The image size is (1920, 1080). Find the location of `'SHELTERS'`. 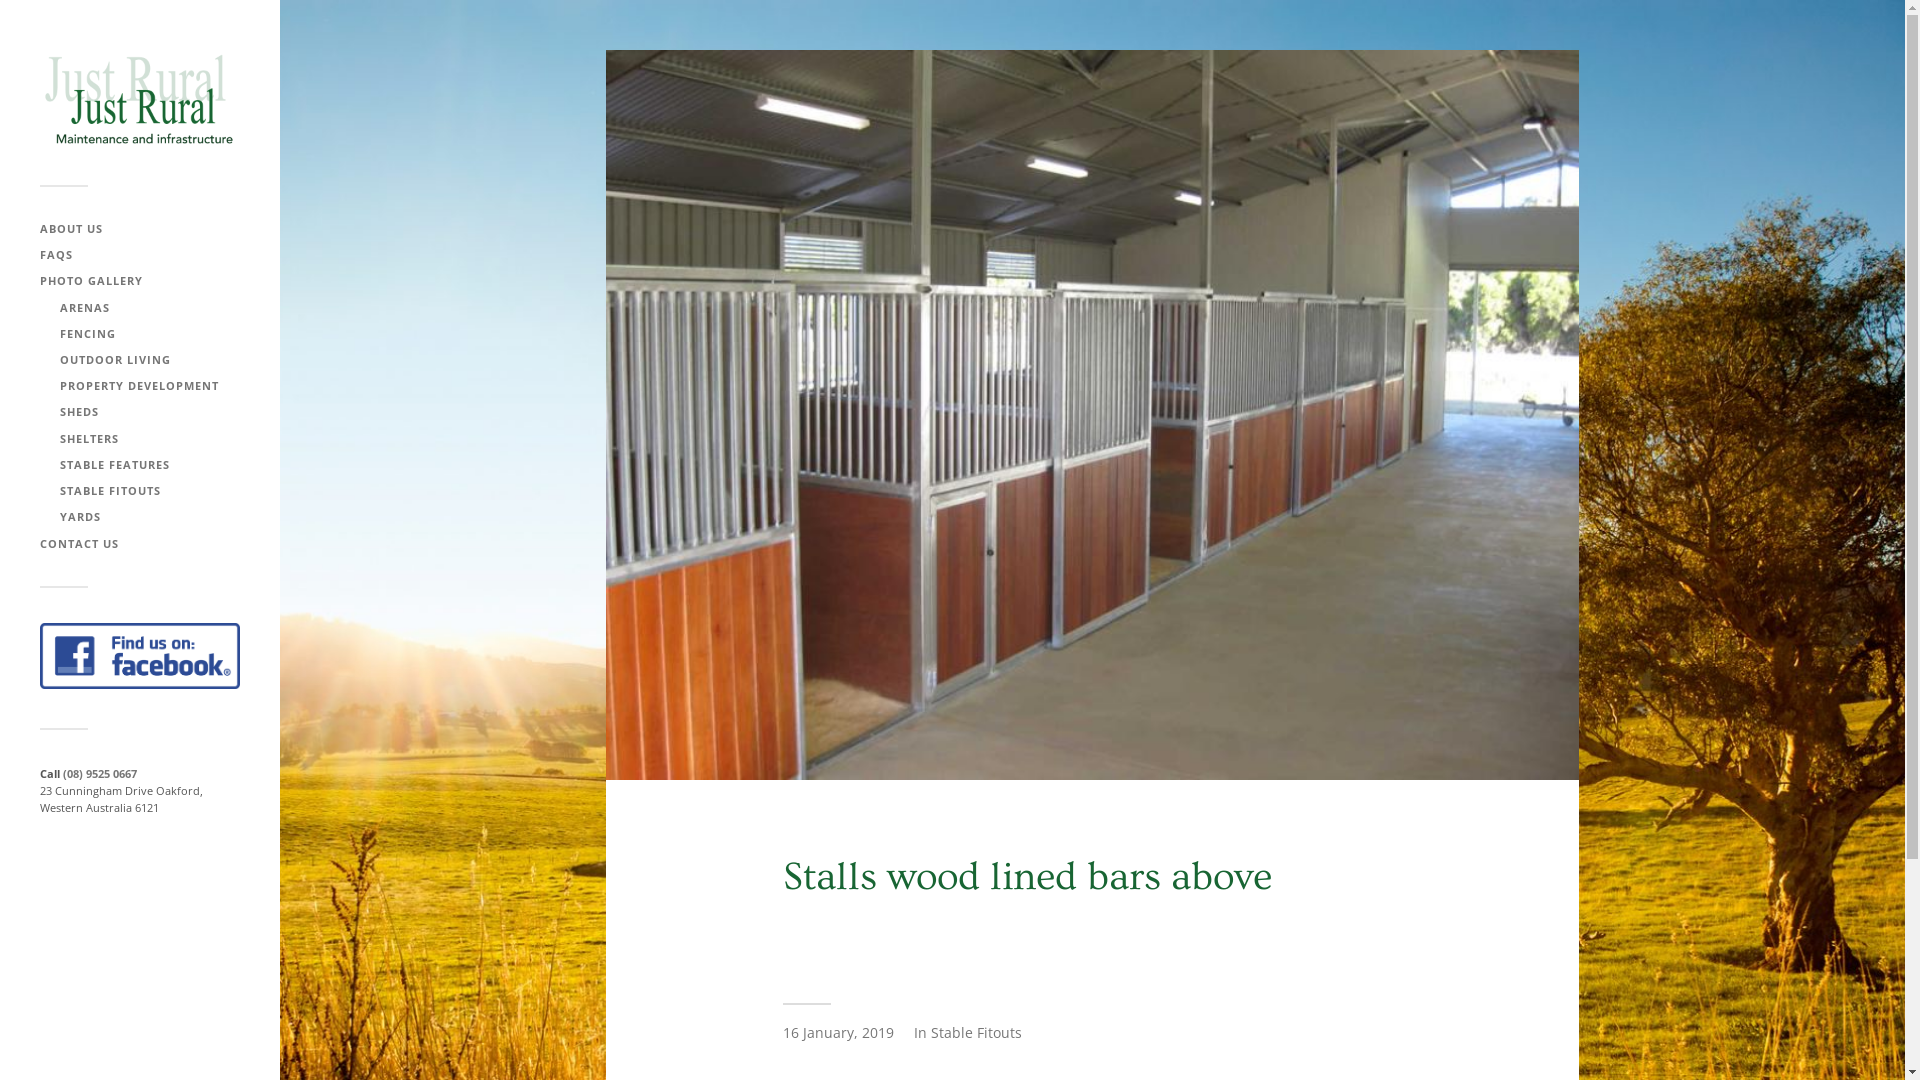

'SHELTERS' is located at coordinates (88, 436).